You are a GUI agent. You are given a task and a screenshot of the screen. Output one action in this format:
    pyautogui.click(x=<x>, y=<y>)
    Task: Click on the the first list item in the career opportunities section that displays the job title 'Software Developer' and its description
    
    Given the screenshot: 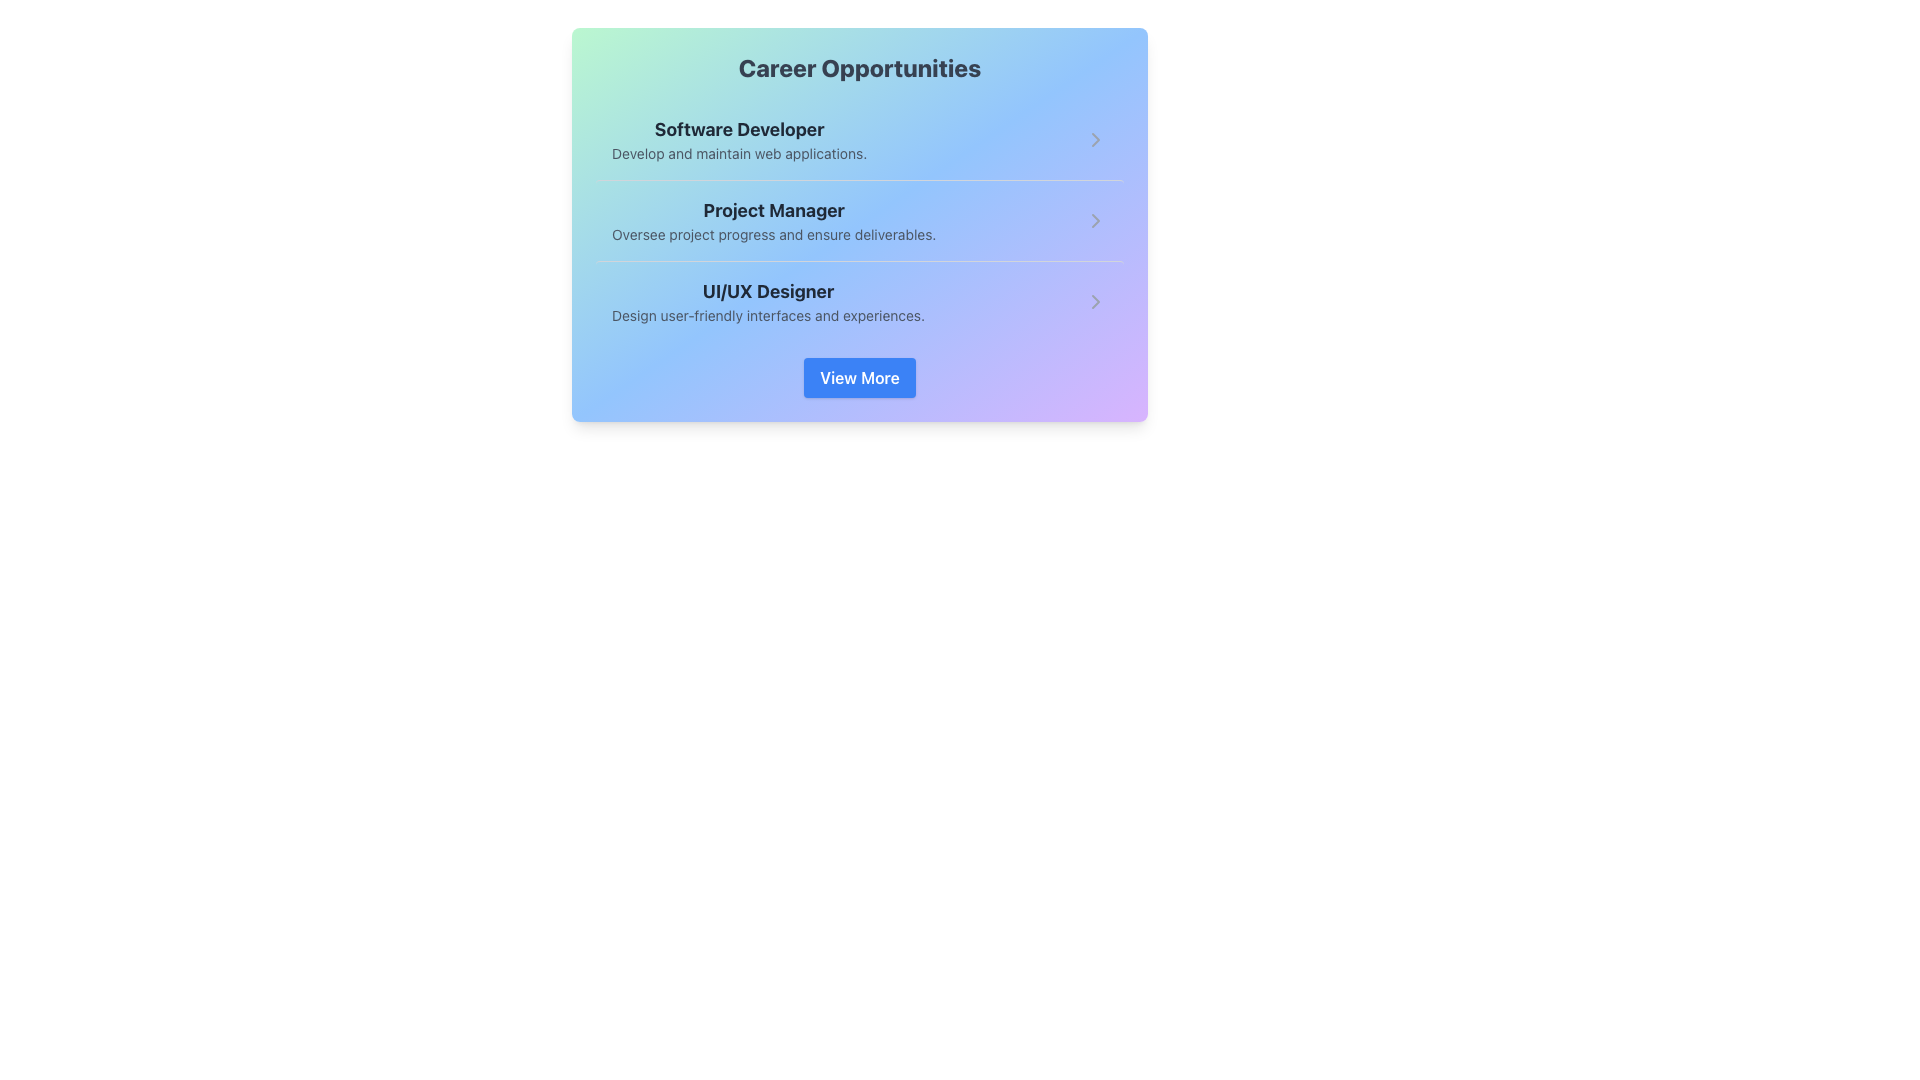 What is the action you would take?
    pyautogui.click(x=738, y=138)
    